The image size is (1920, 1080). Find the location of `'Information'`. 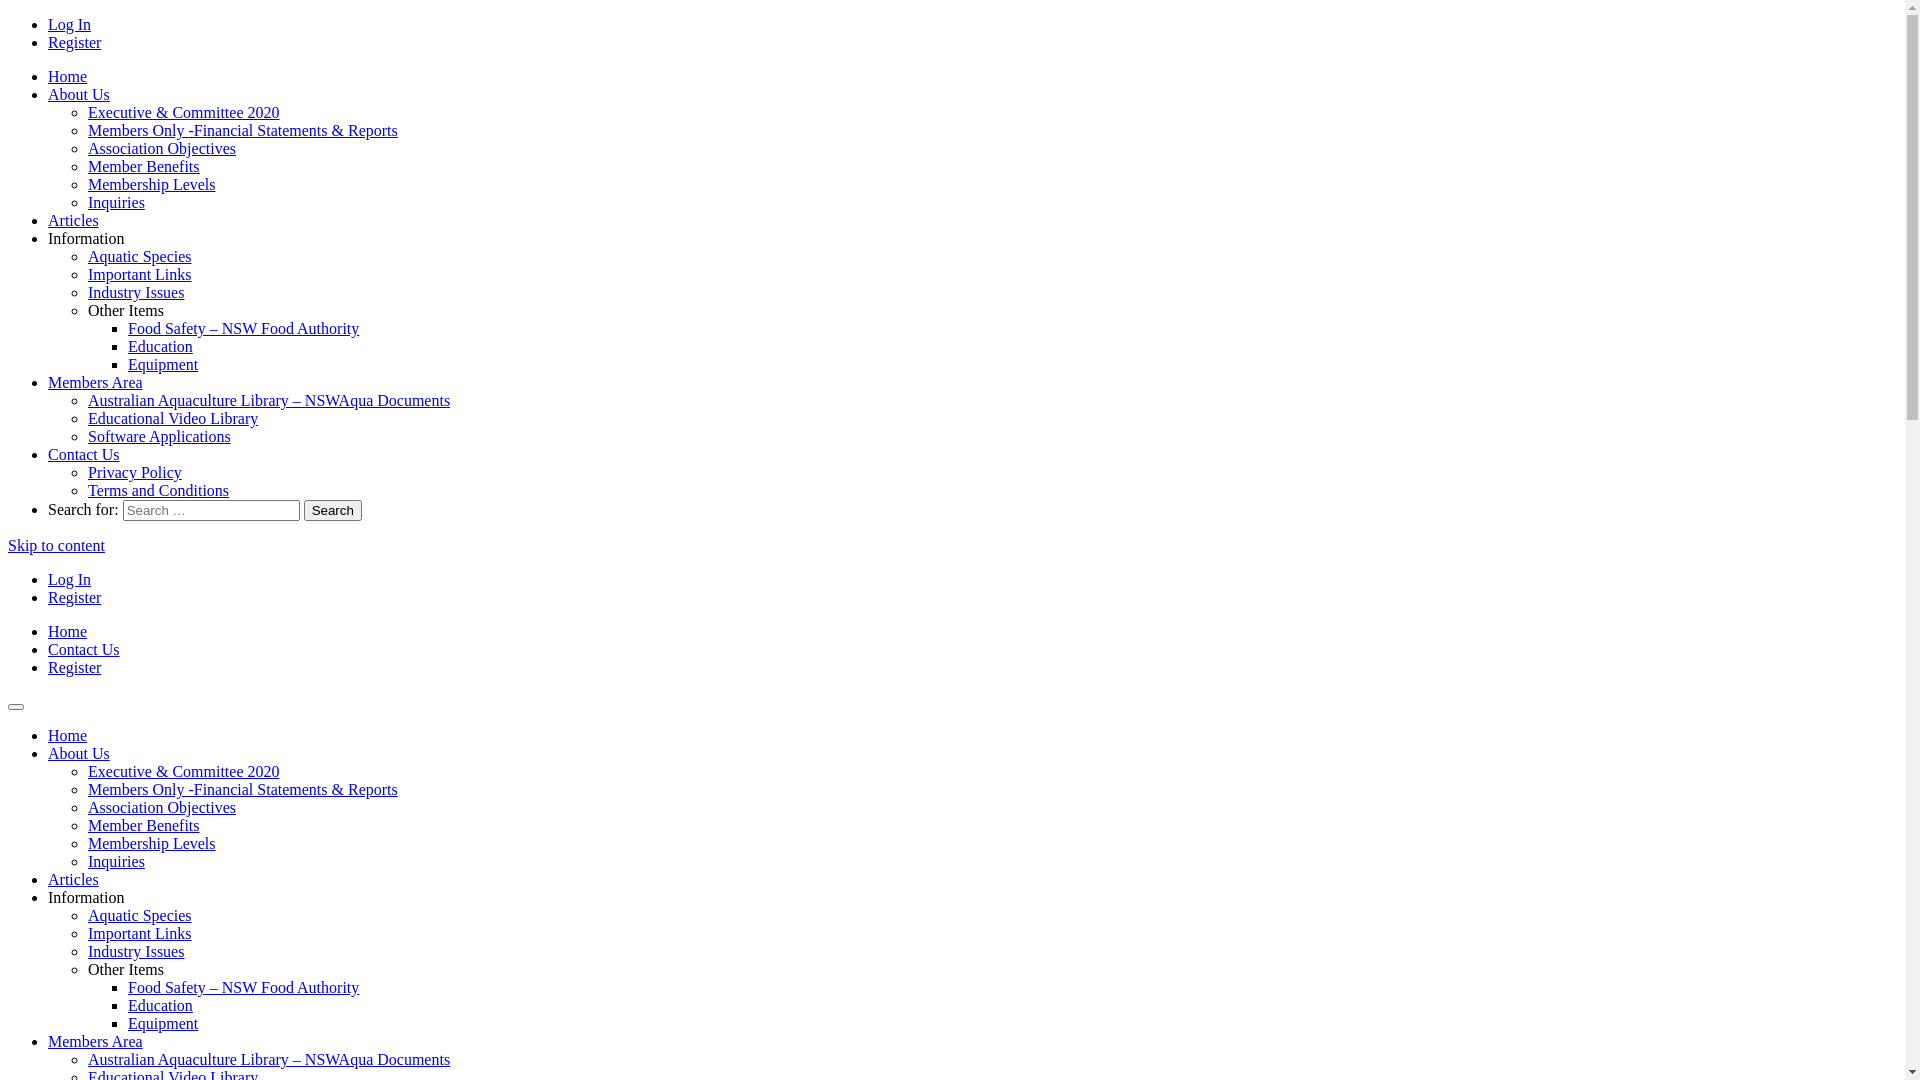

'Information' is located at coordinates (48, 896).